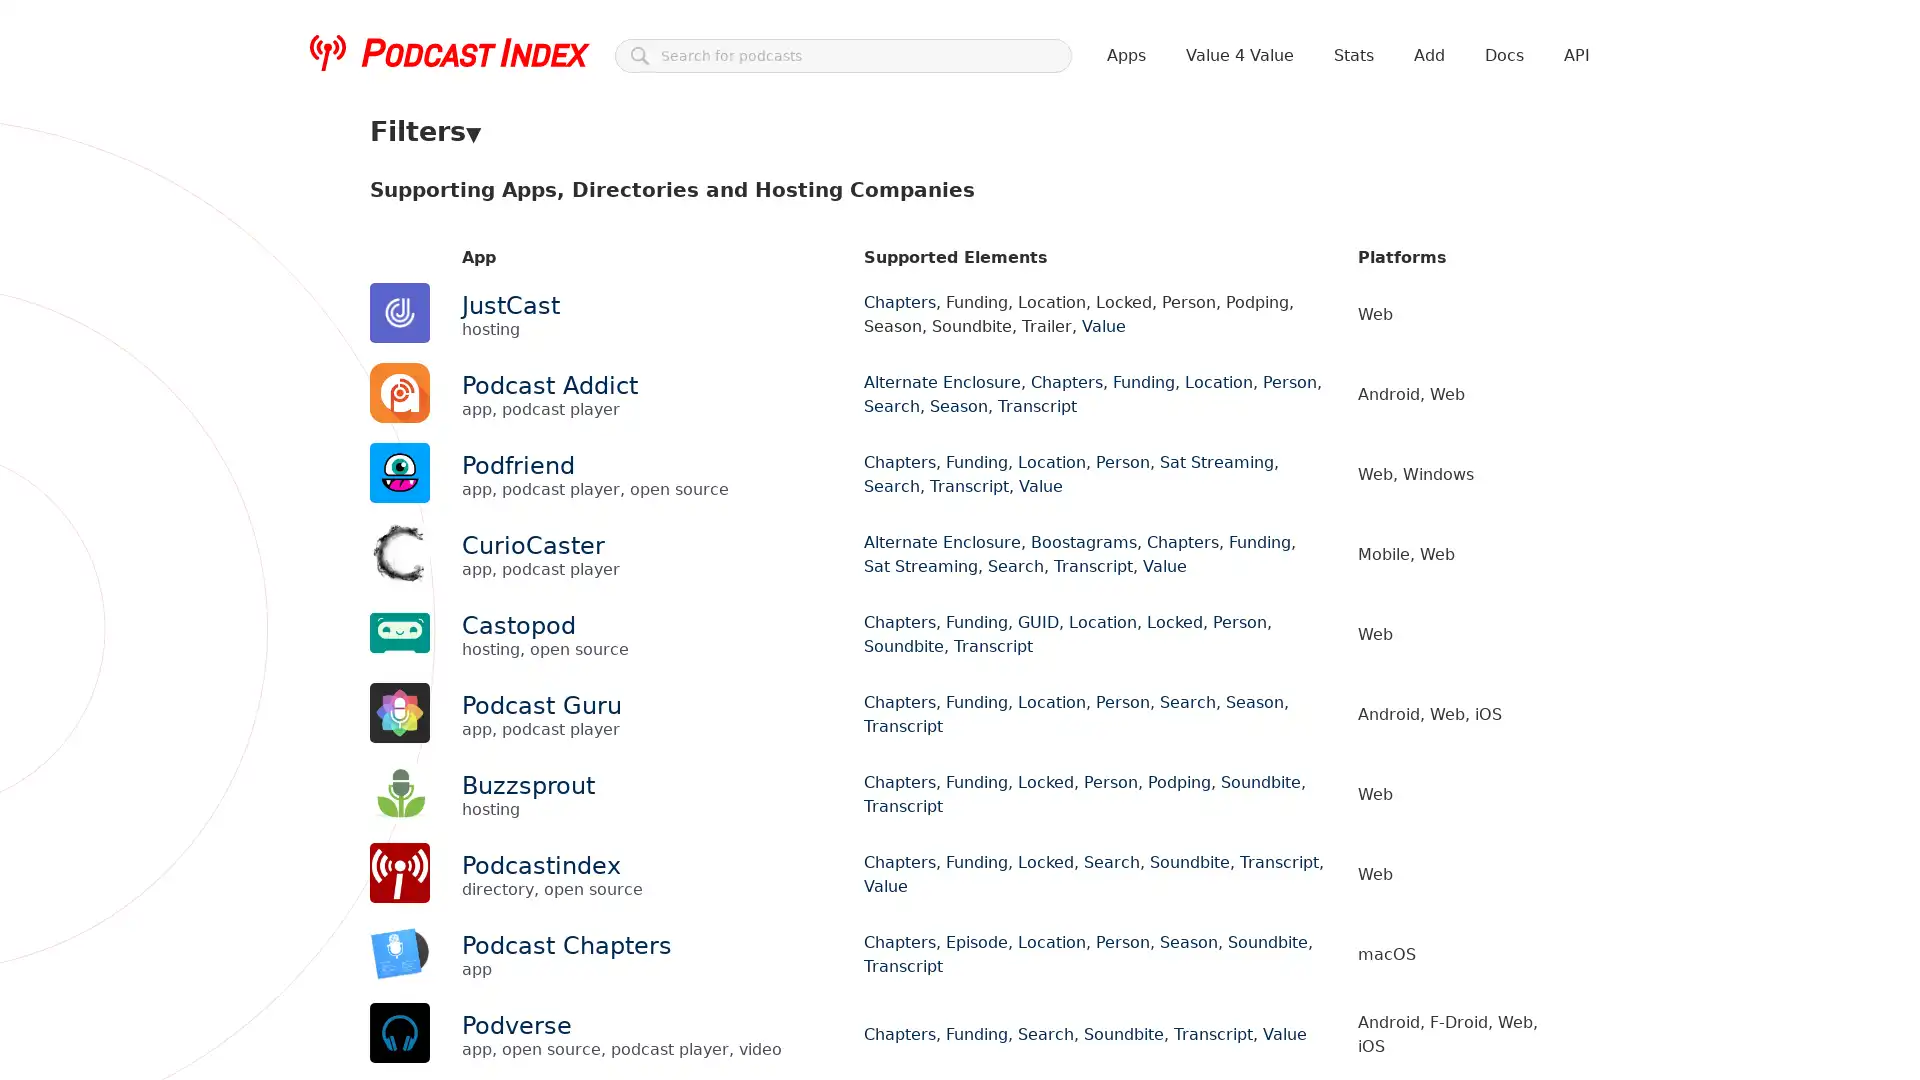  I want to click on Browser Extension, so click(641, 193).